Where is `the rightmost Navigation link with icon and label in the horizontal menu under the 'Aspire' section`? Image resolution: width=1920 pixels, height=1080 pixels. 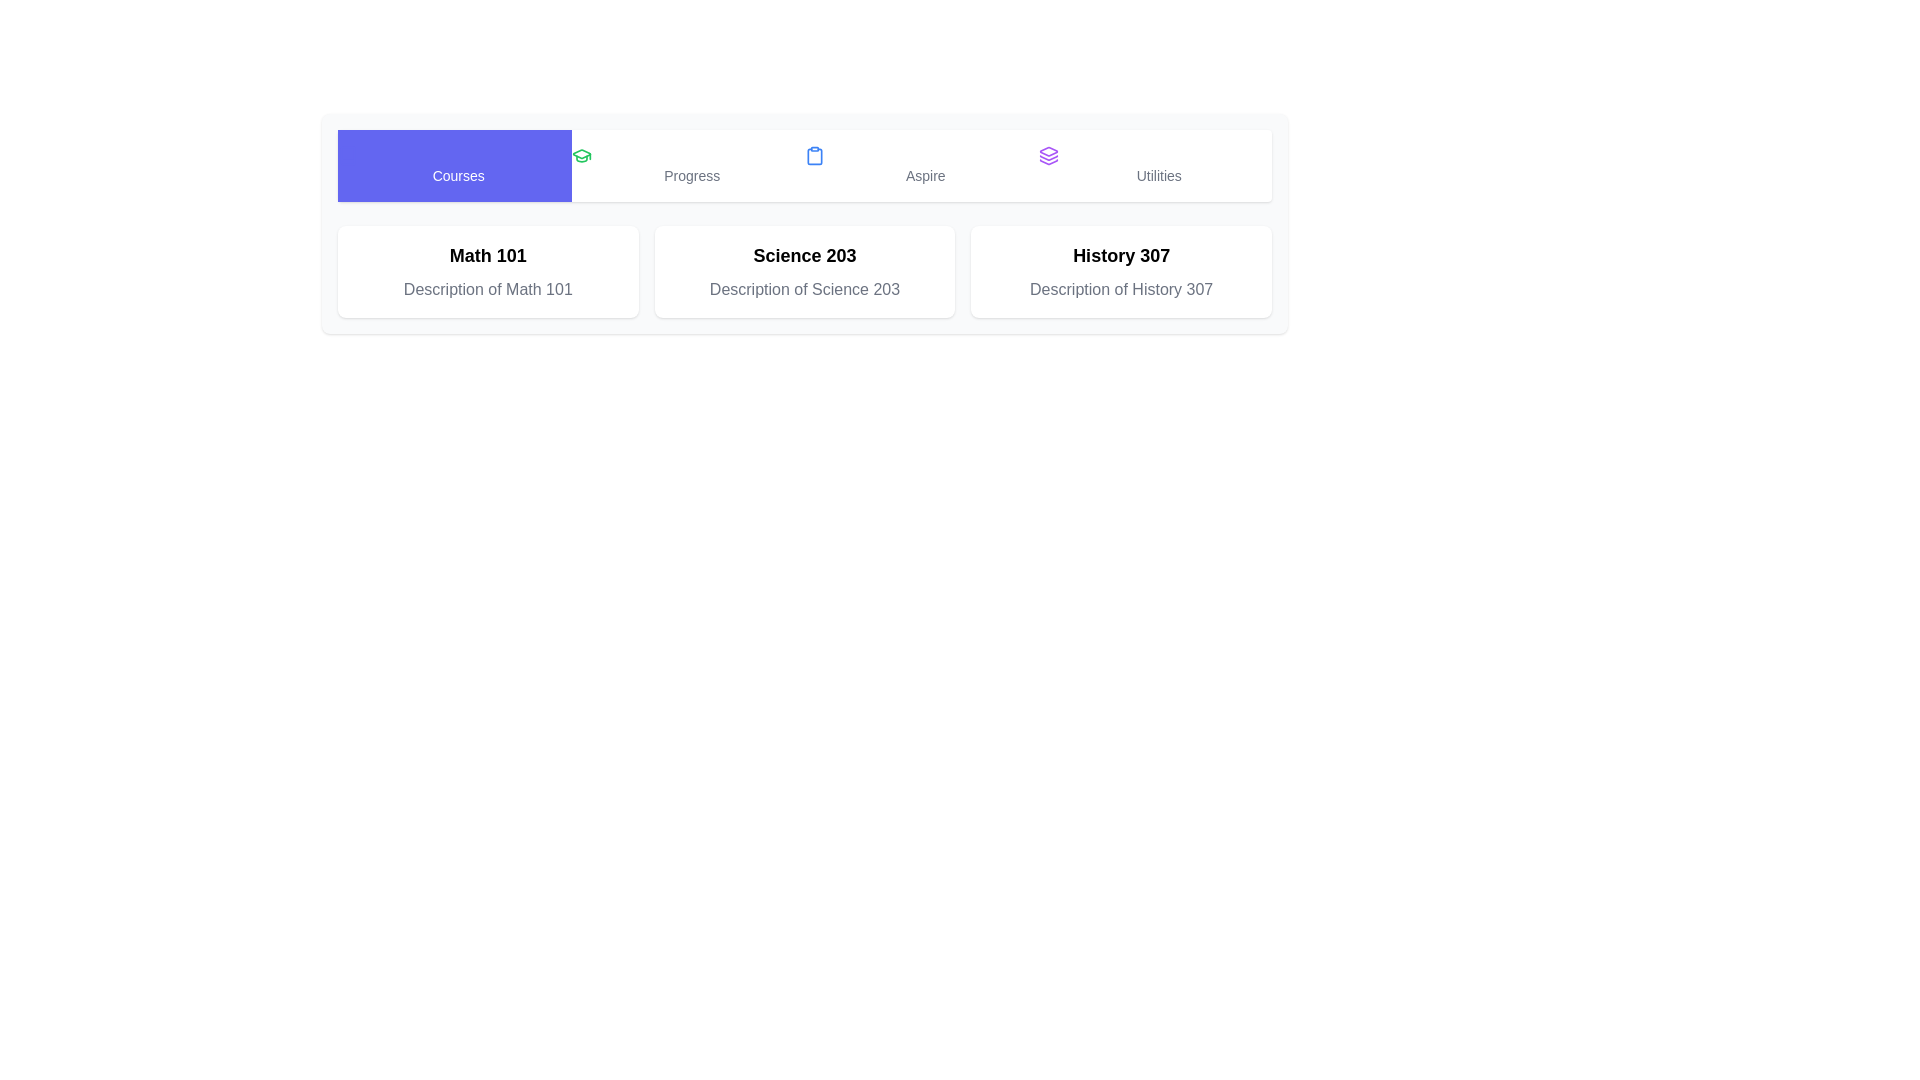 the rightmost Navigation link with icon and label in the horizontal menu under the 'Aspire' section is located at coordinates (1155, 164).